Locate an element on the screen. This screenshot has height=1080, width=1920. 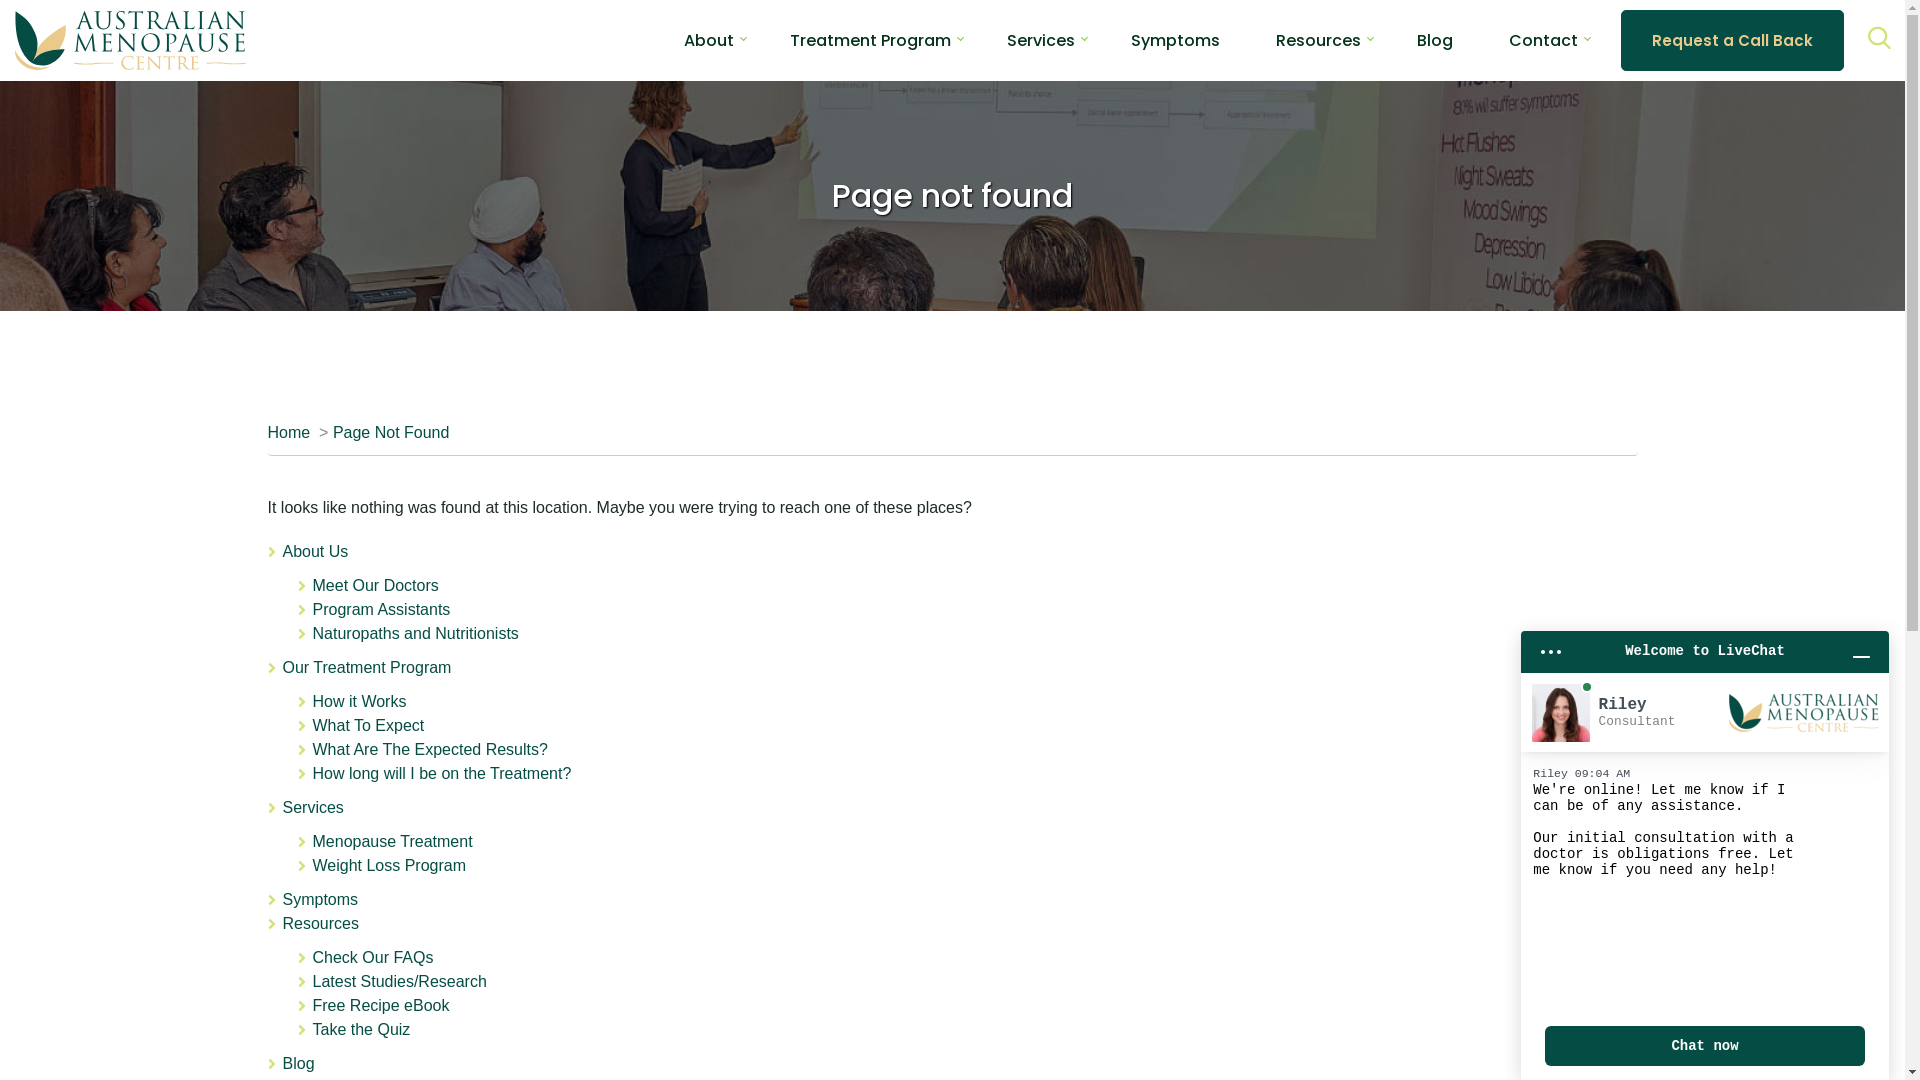
'Page Not Found' is located at coordinates (391, 431).